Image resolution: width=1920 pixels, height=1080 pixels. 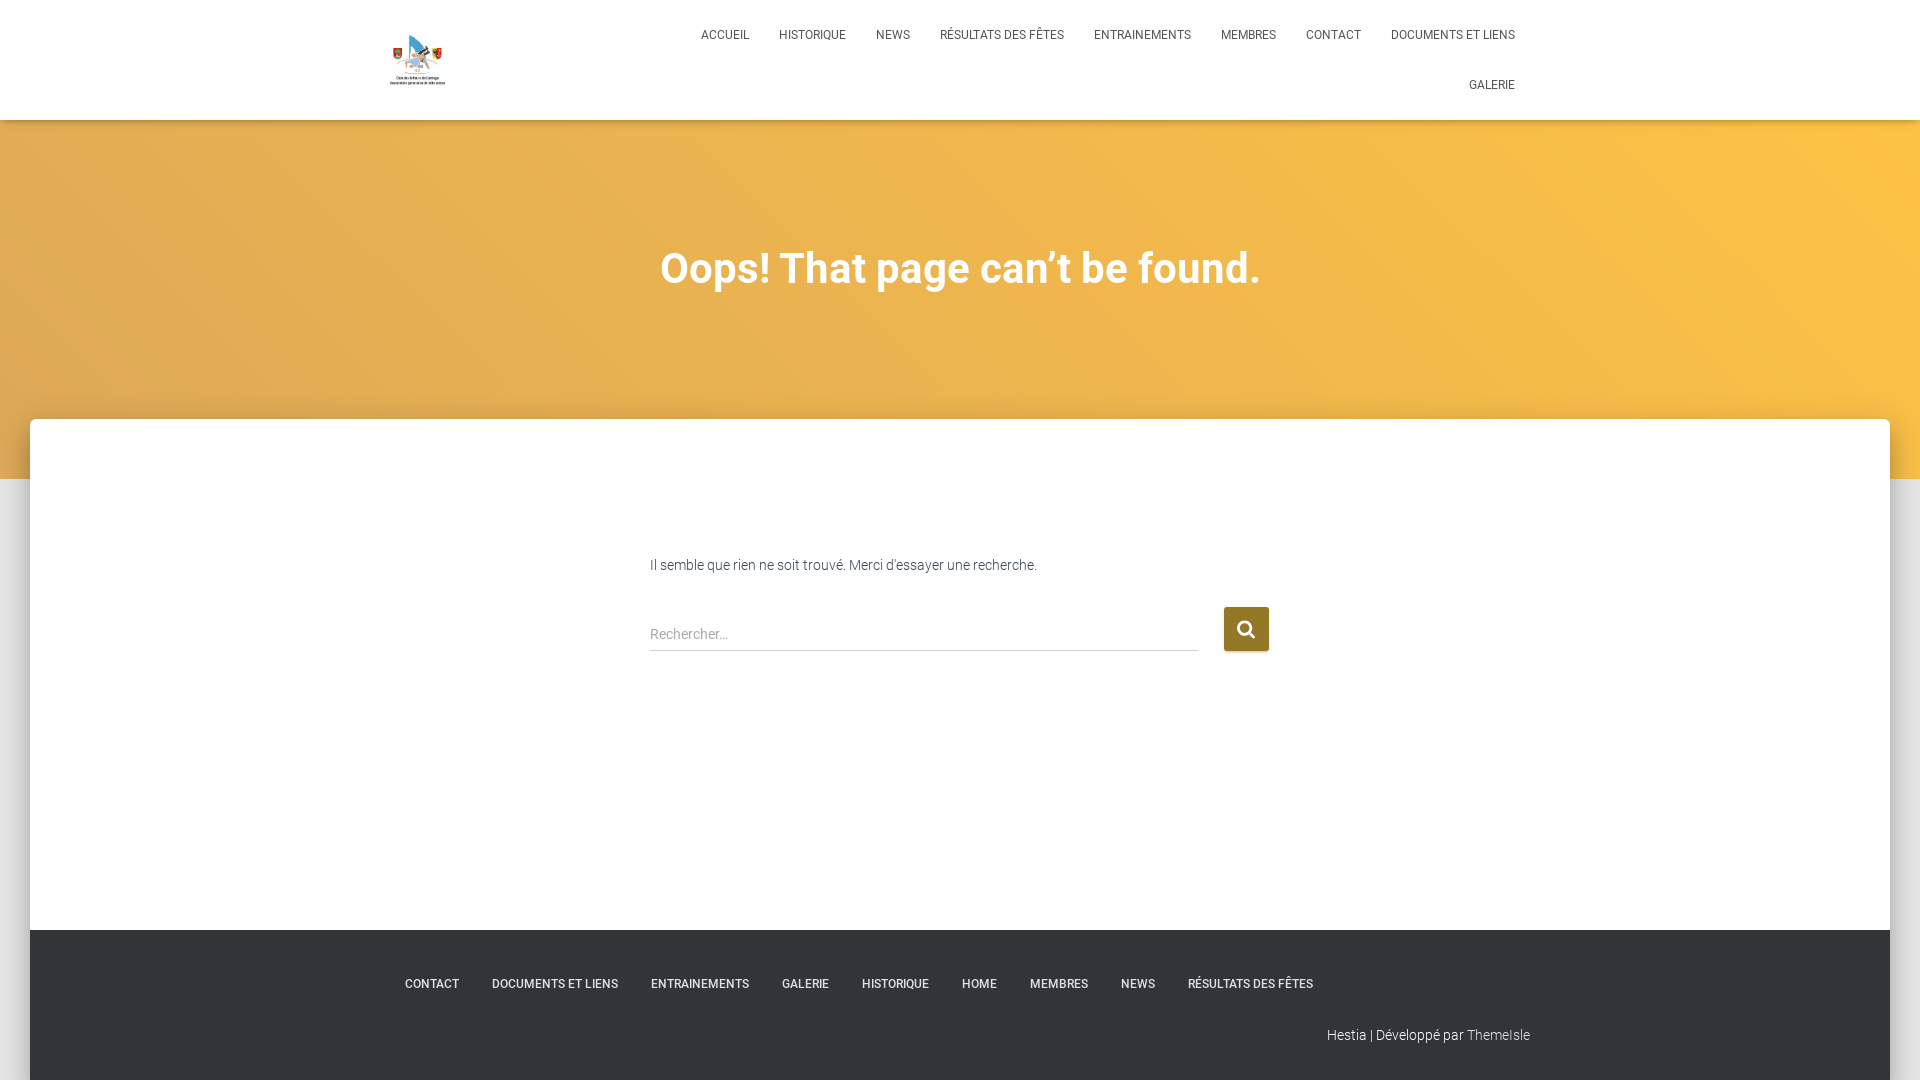 I want to click on 'HISTORIQUE', so click(x=812, y=34).